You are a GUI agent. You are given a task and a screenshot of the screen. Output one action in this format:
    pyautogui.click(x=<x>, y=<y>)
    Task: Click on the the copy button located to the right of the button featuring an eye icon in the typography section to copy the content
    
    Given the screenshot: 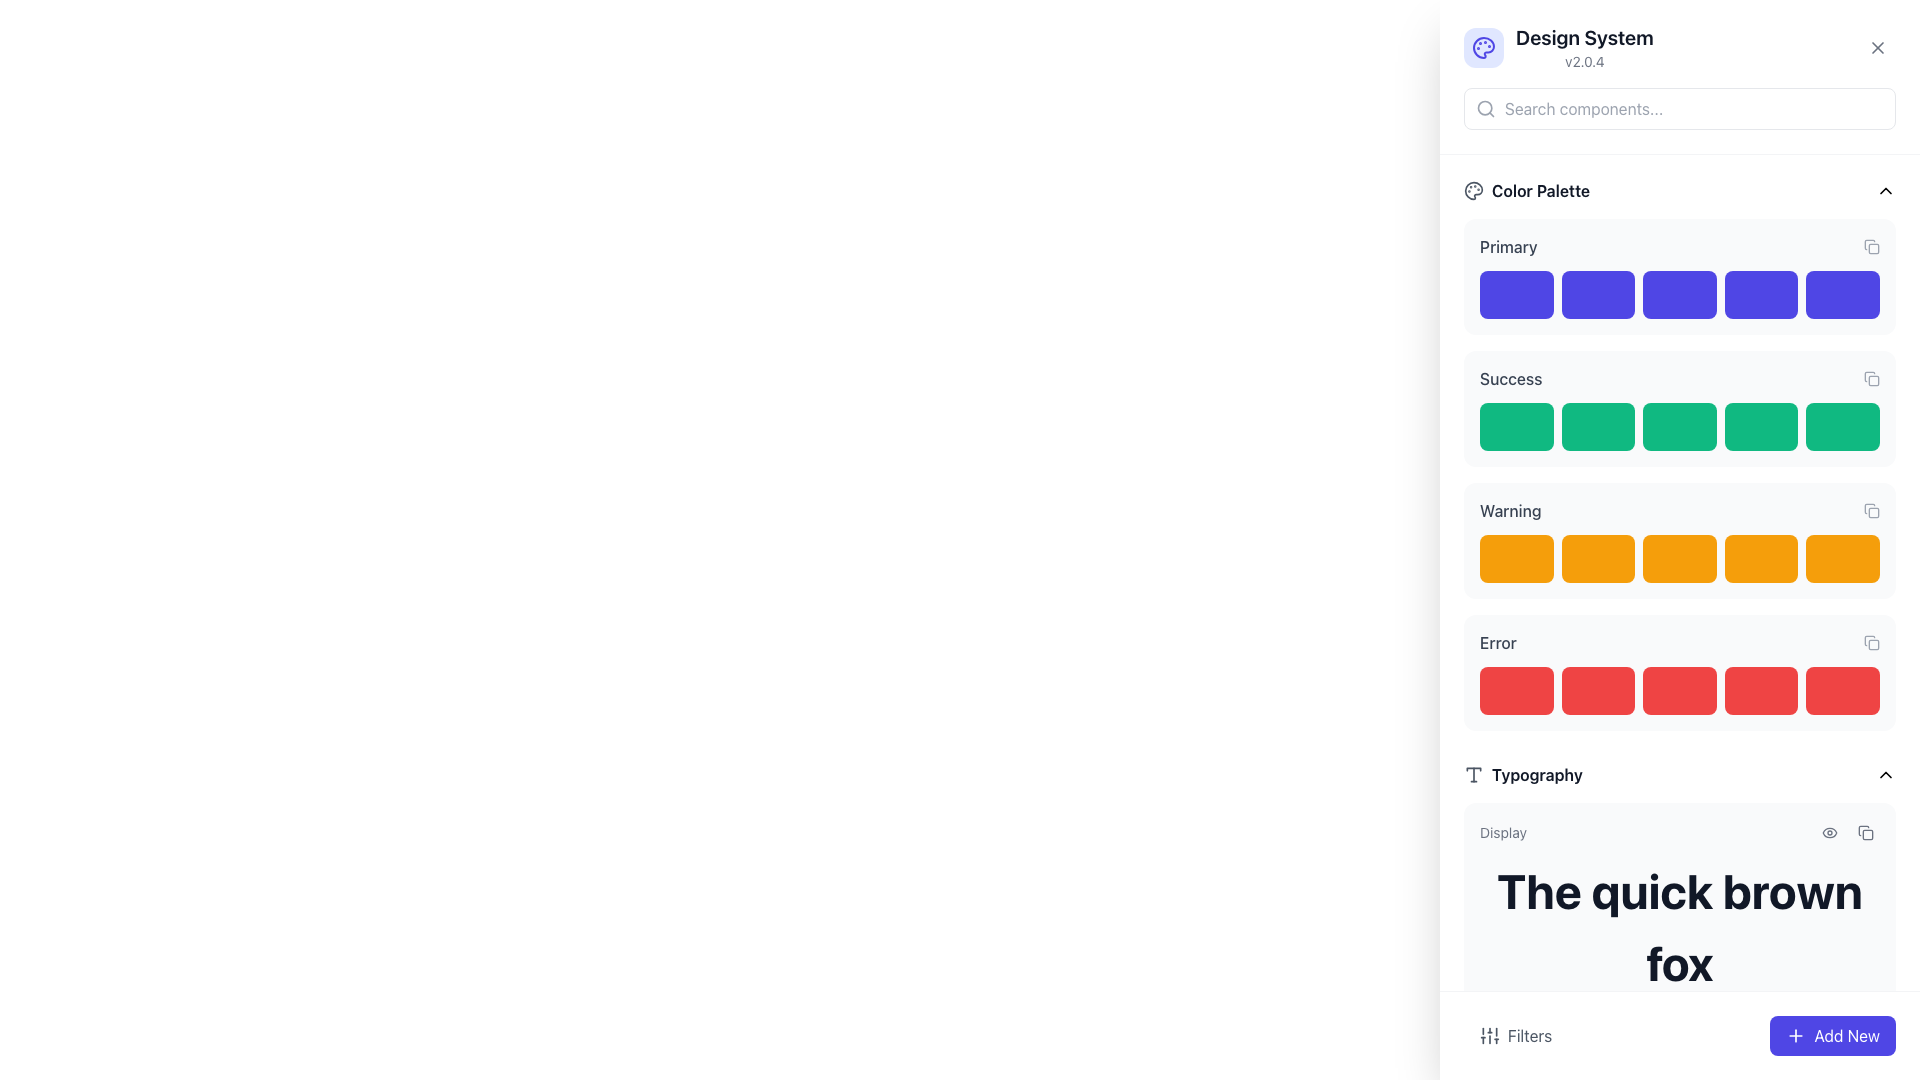 What is the action you would take?
    pyautogui.click(x=1865, y=1059)
    